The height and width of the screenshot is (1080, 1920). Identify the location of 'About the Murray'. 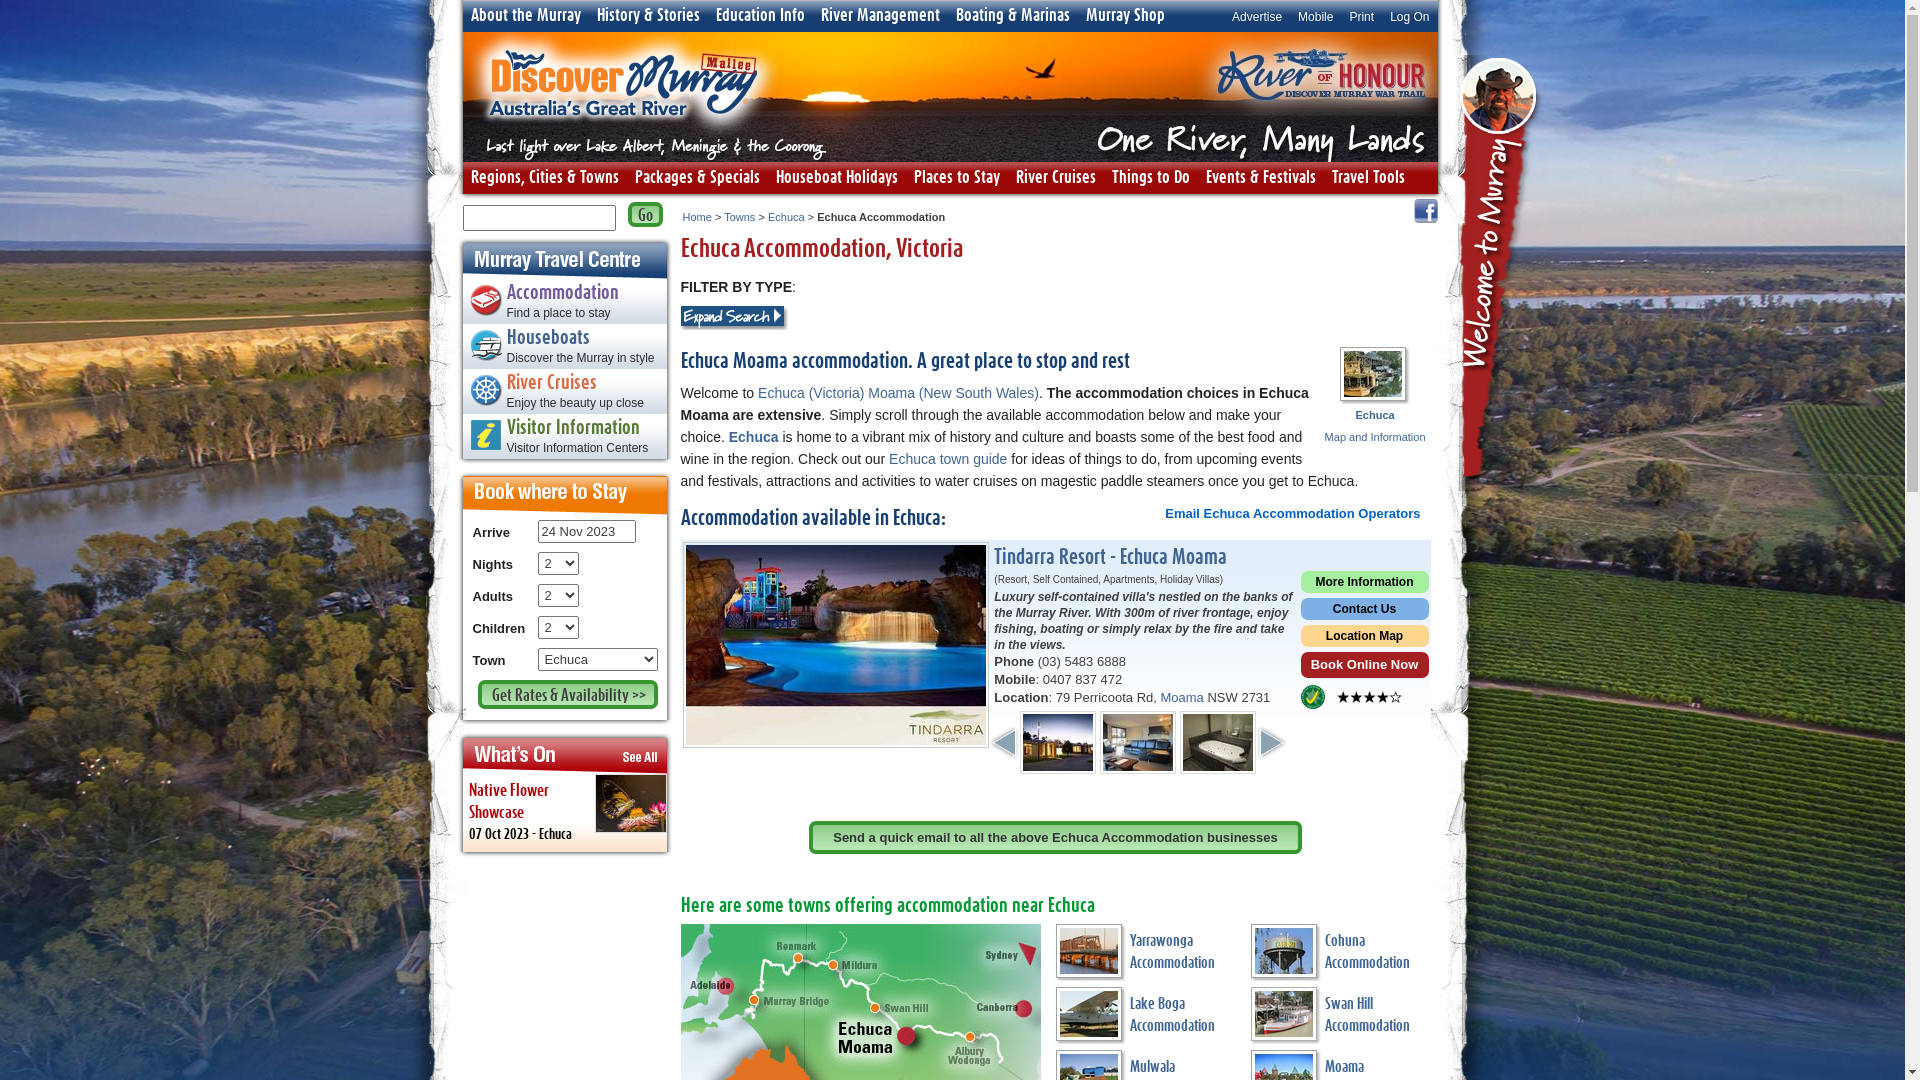
(524, 15).